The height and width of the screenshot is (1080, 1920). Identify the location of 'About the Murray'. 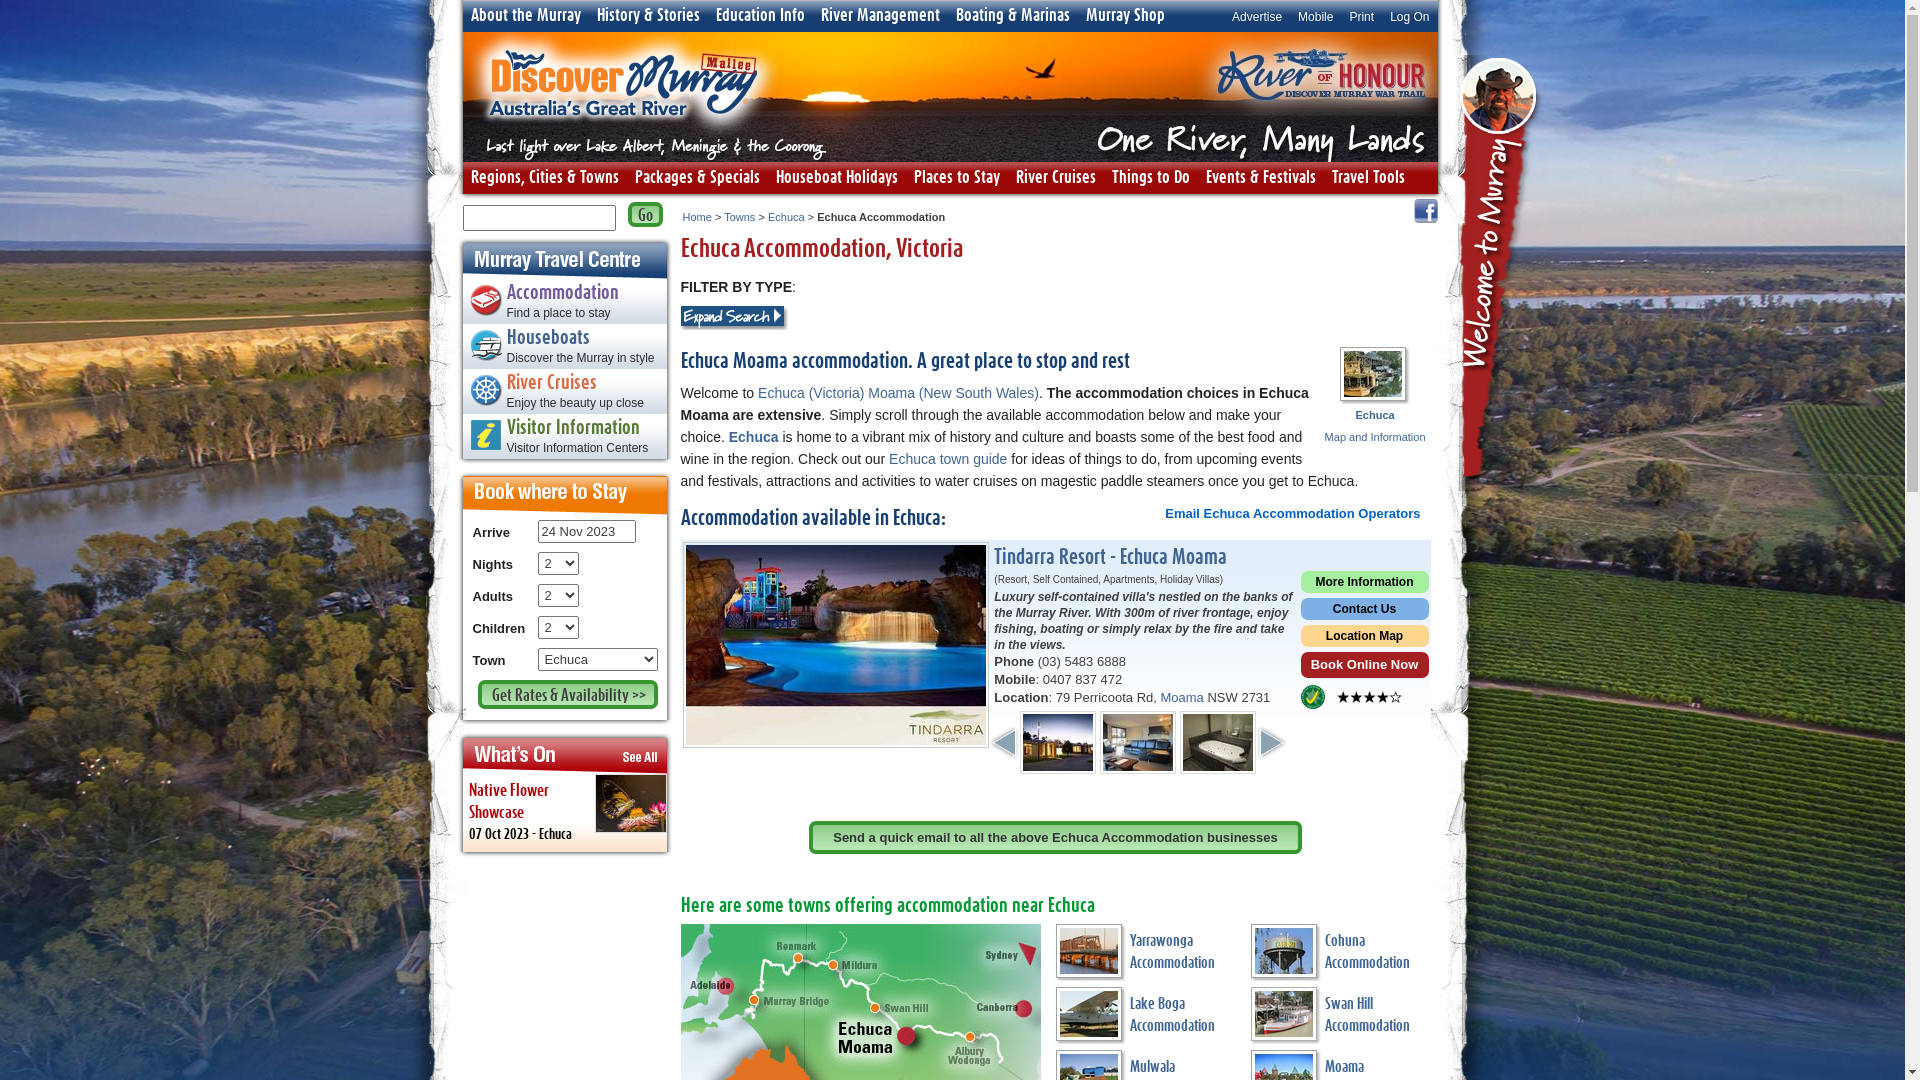
(524, 15).